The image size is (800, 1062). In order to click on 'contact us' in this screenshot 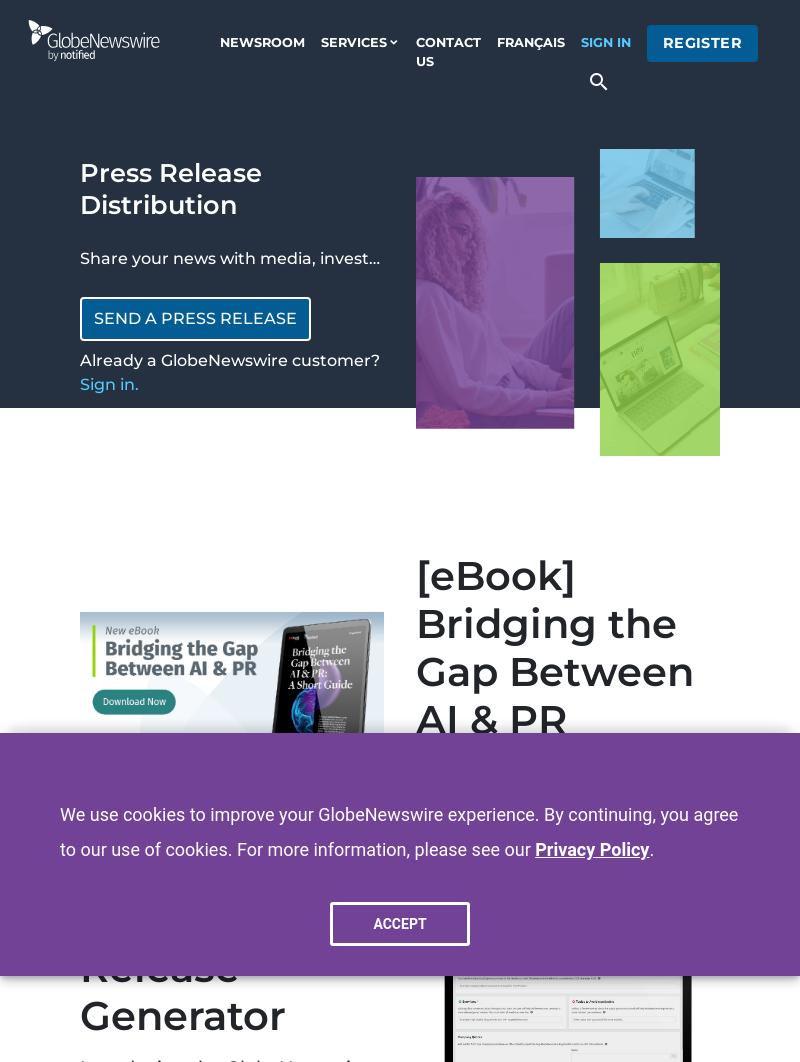, I will do `click(446, 50)`.